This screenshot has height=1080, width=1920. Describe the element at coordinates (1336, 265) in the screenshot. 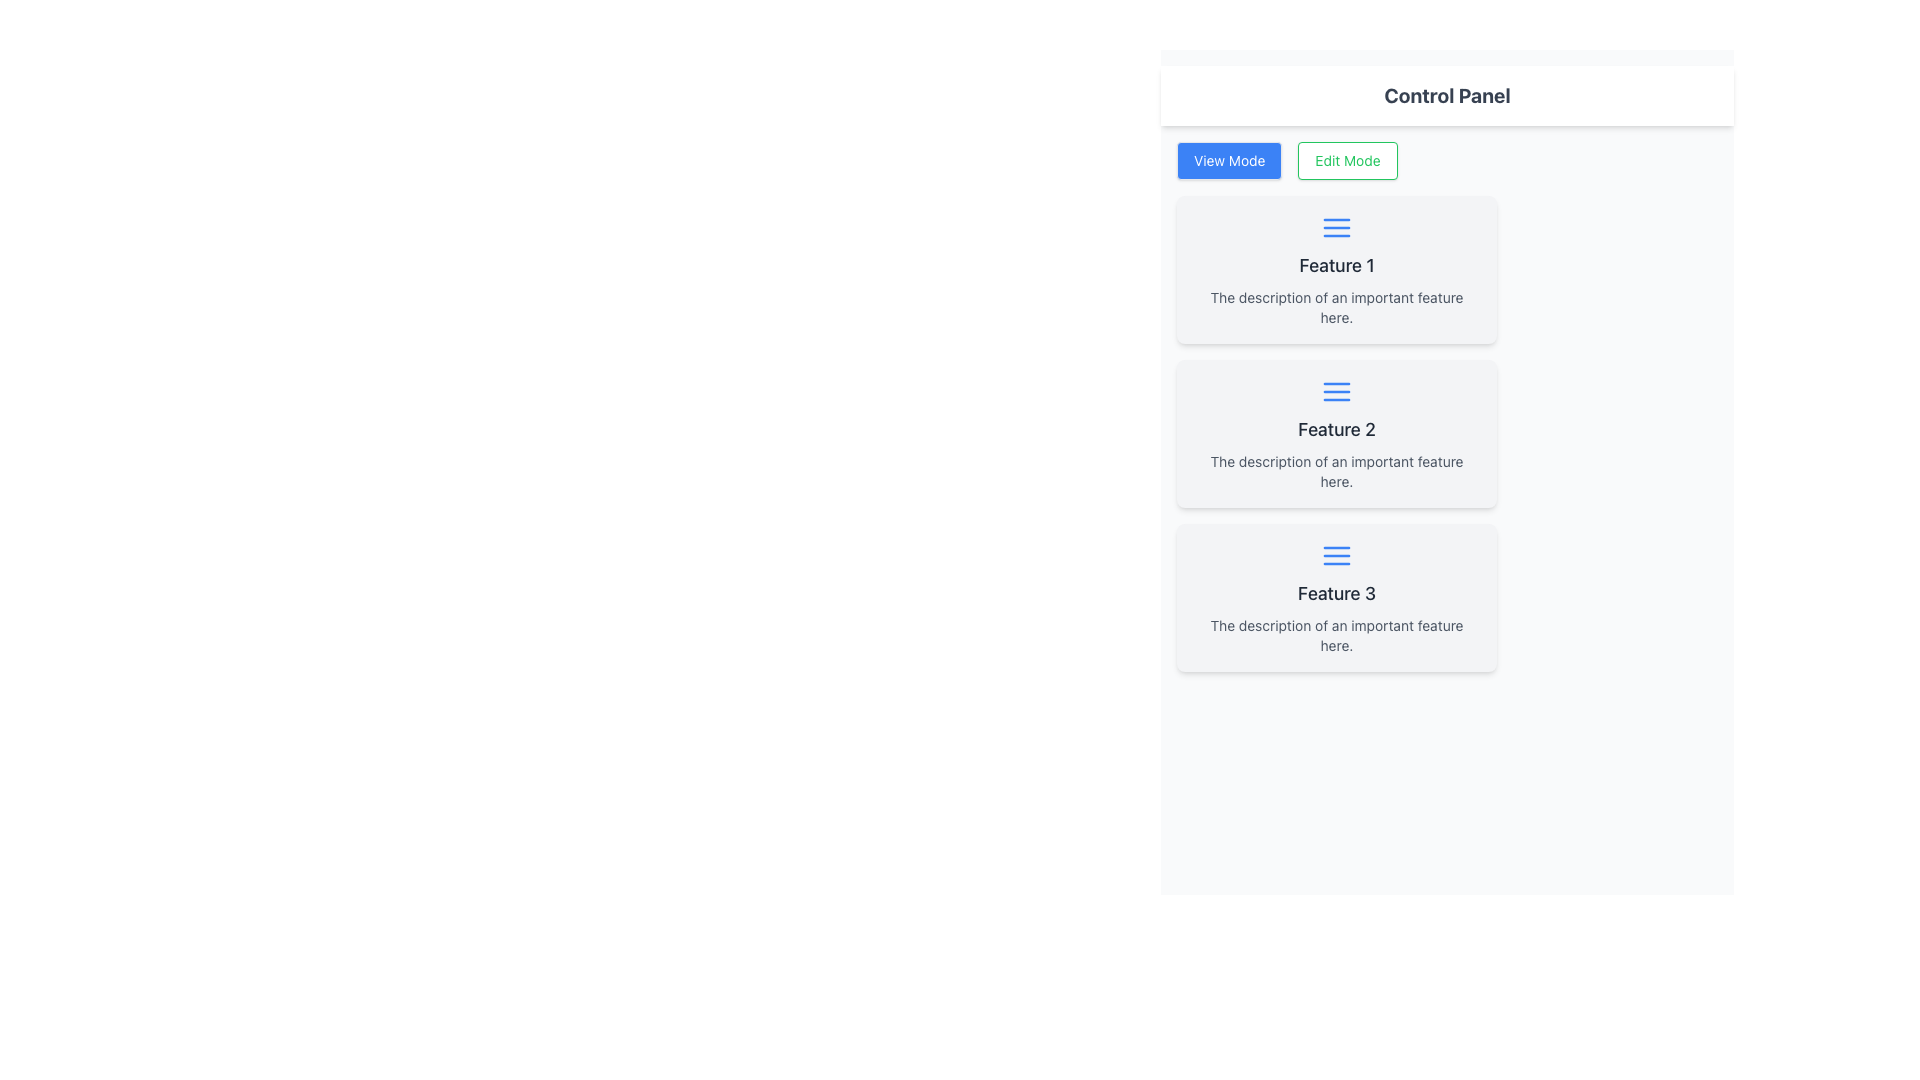

I see `the text header labeled 'Feature 1', which is styled in bold characters and located within the top card of three vertically stacked cards` at that location.